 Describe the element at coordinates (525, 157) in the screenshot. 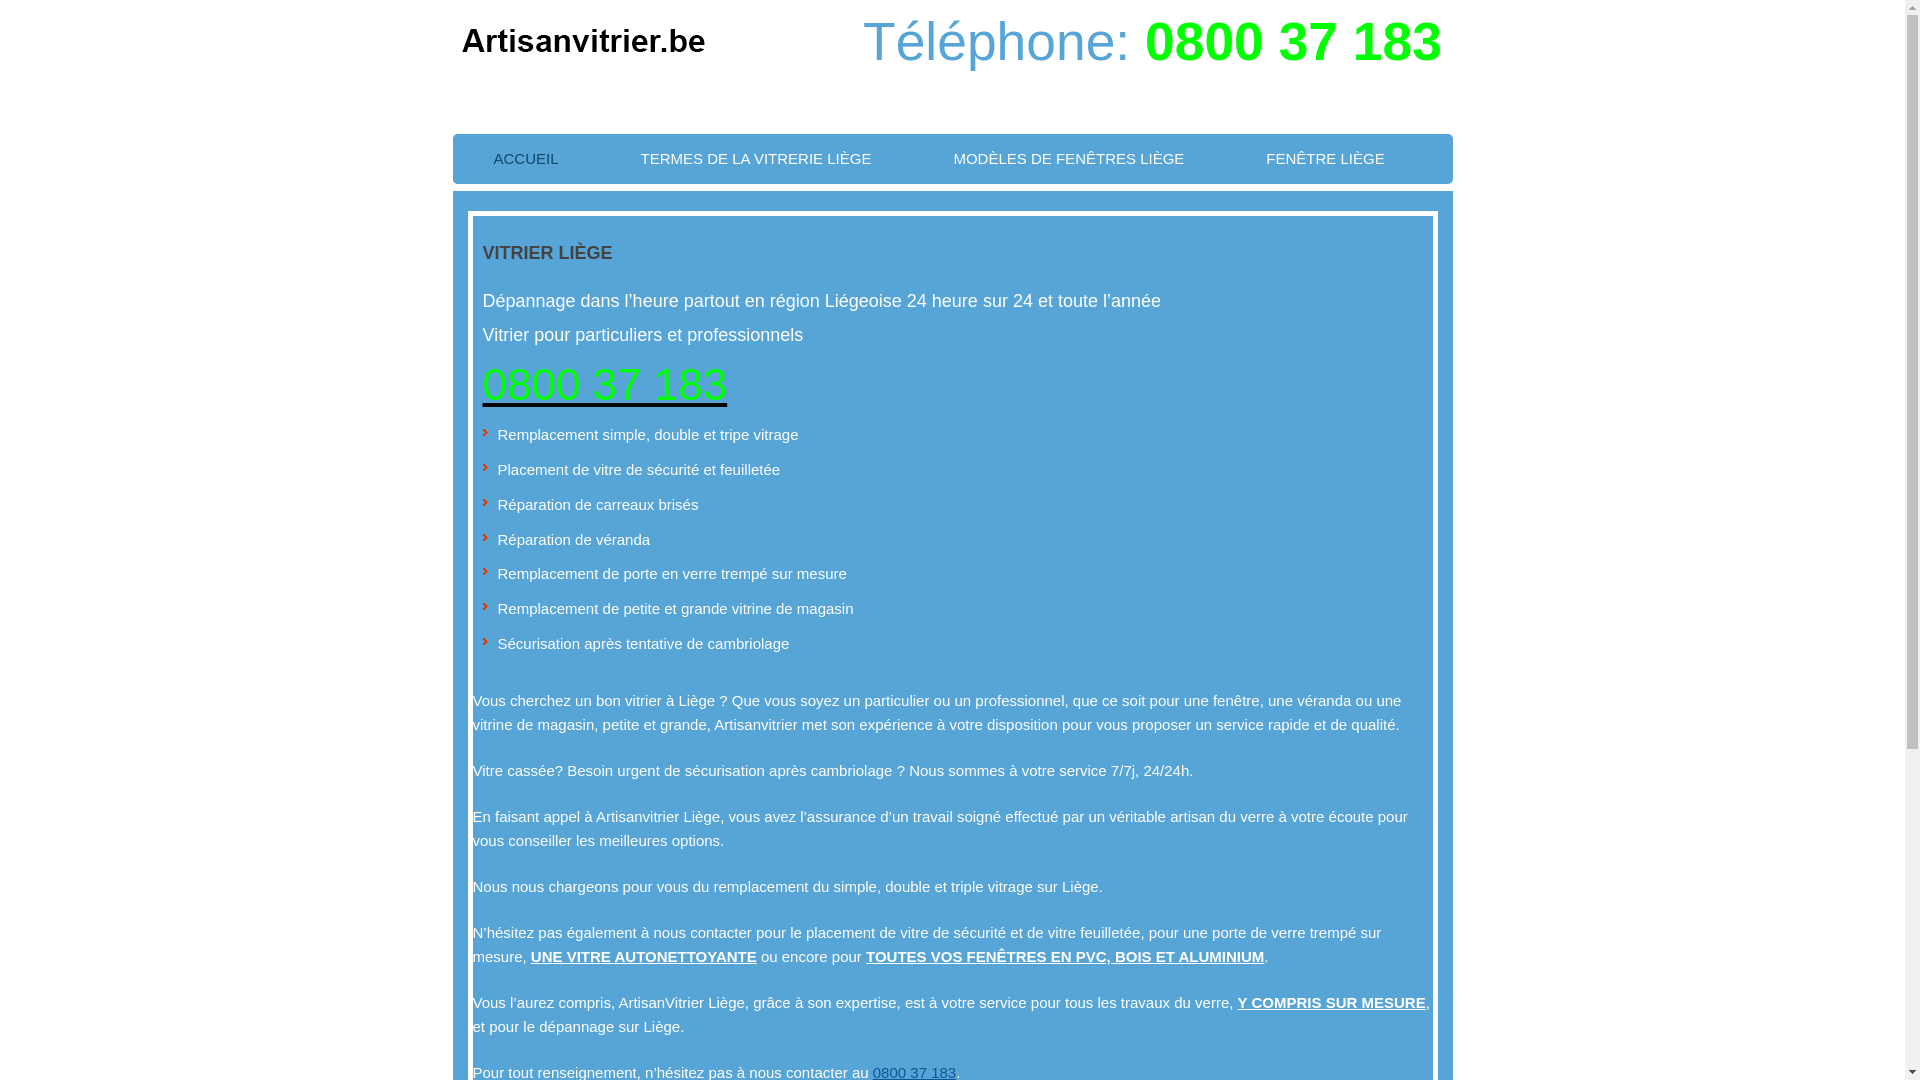

I see `'ACCUEIL'` at that location.